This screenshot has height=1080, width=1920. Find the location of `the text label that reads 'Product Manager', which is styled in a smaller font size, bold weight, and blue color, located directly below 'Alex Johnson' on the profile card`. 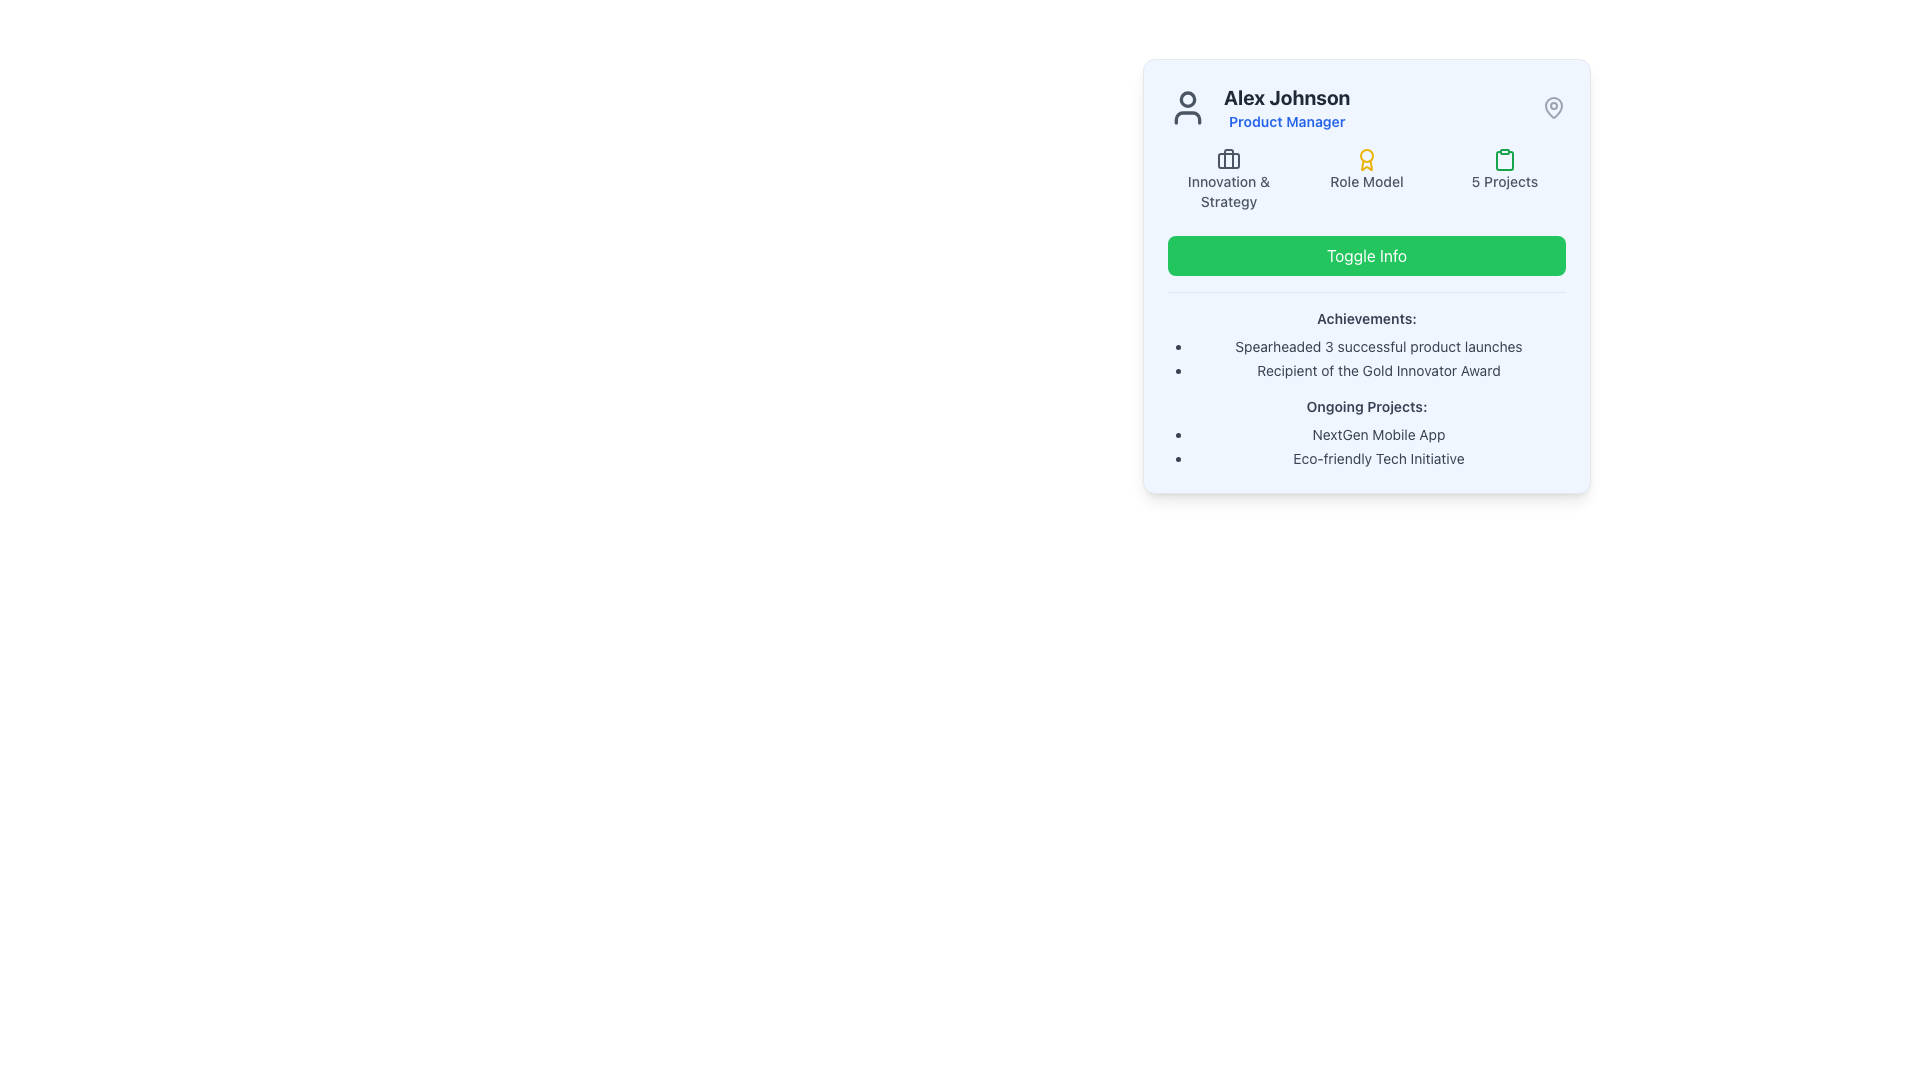

the text label that reads 'Product Manager', which is styled in a smaller font size, bold weight, and blue color, located directly below 'Alex Johnson' on the profile card is located at coordinates (1287, 122).